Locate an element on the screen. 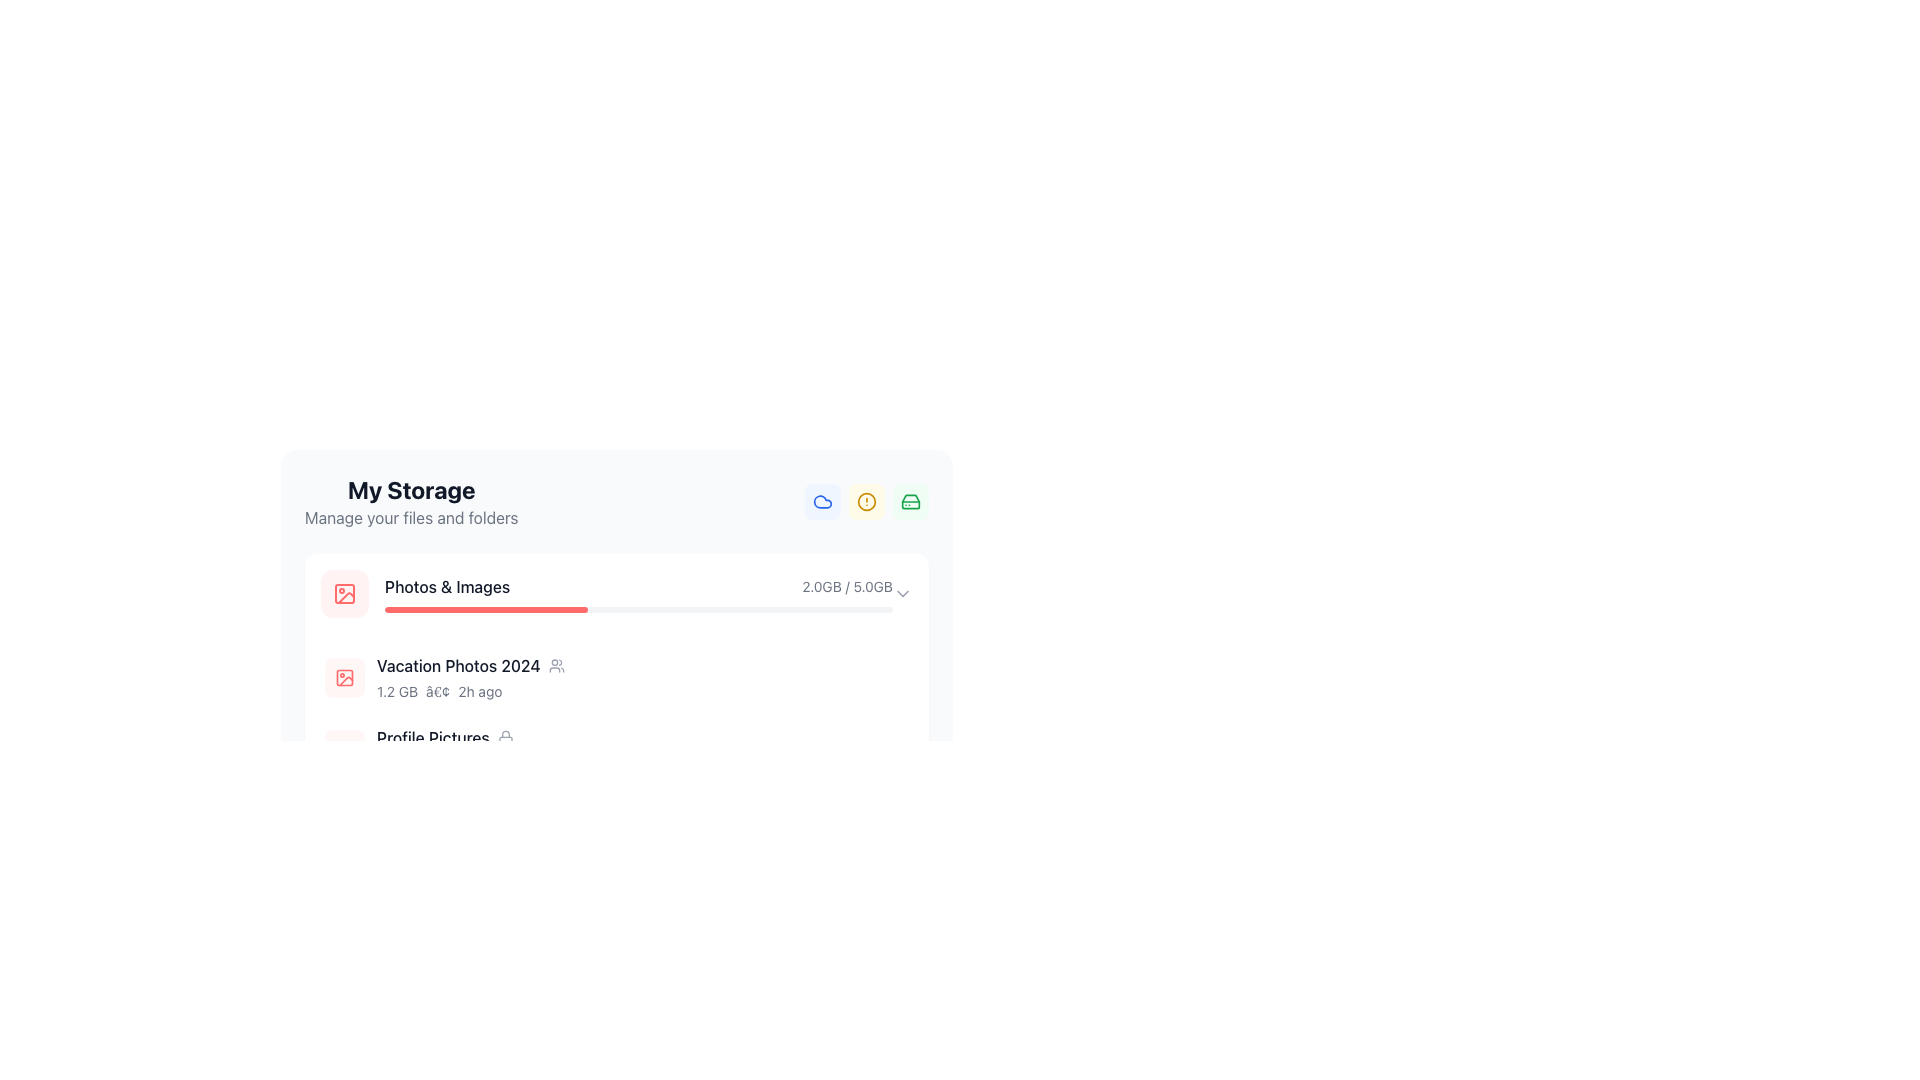 Image resolution: width=1920 pixels, height=1080 pixels. the warning or alert icon located between a blue-themed button and a green-themed button is located at coordinates (867, 500).